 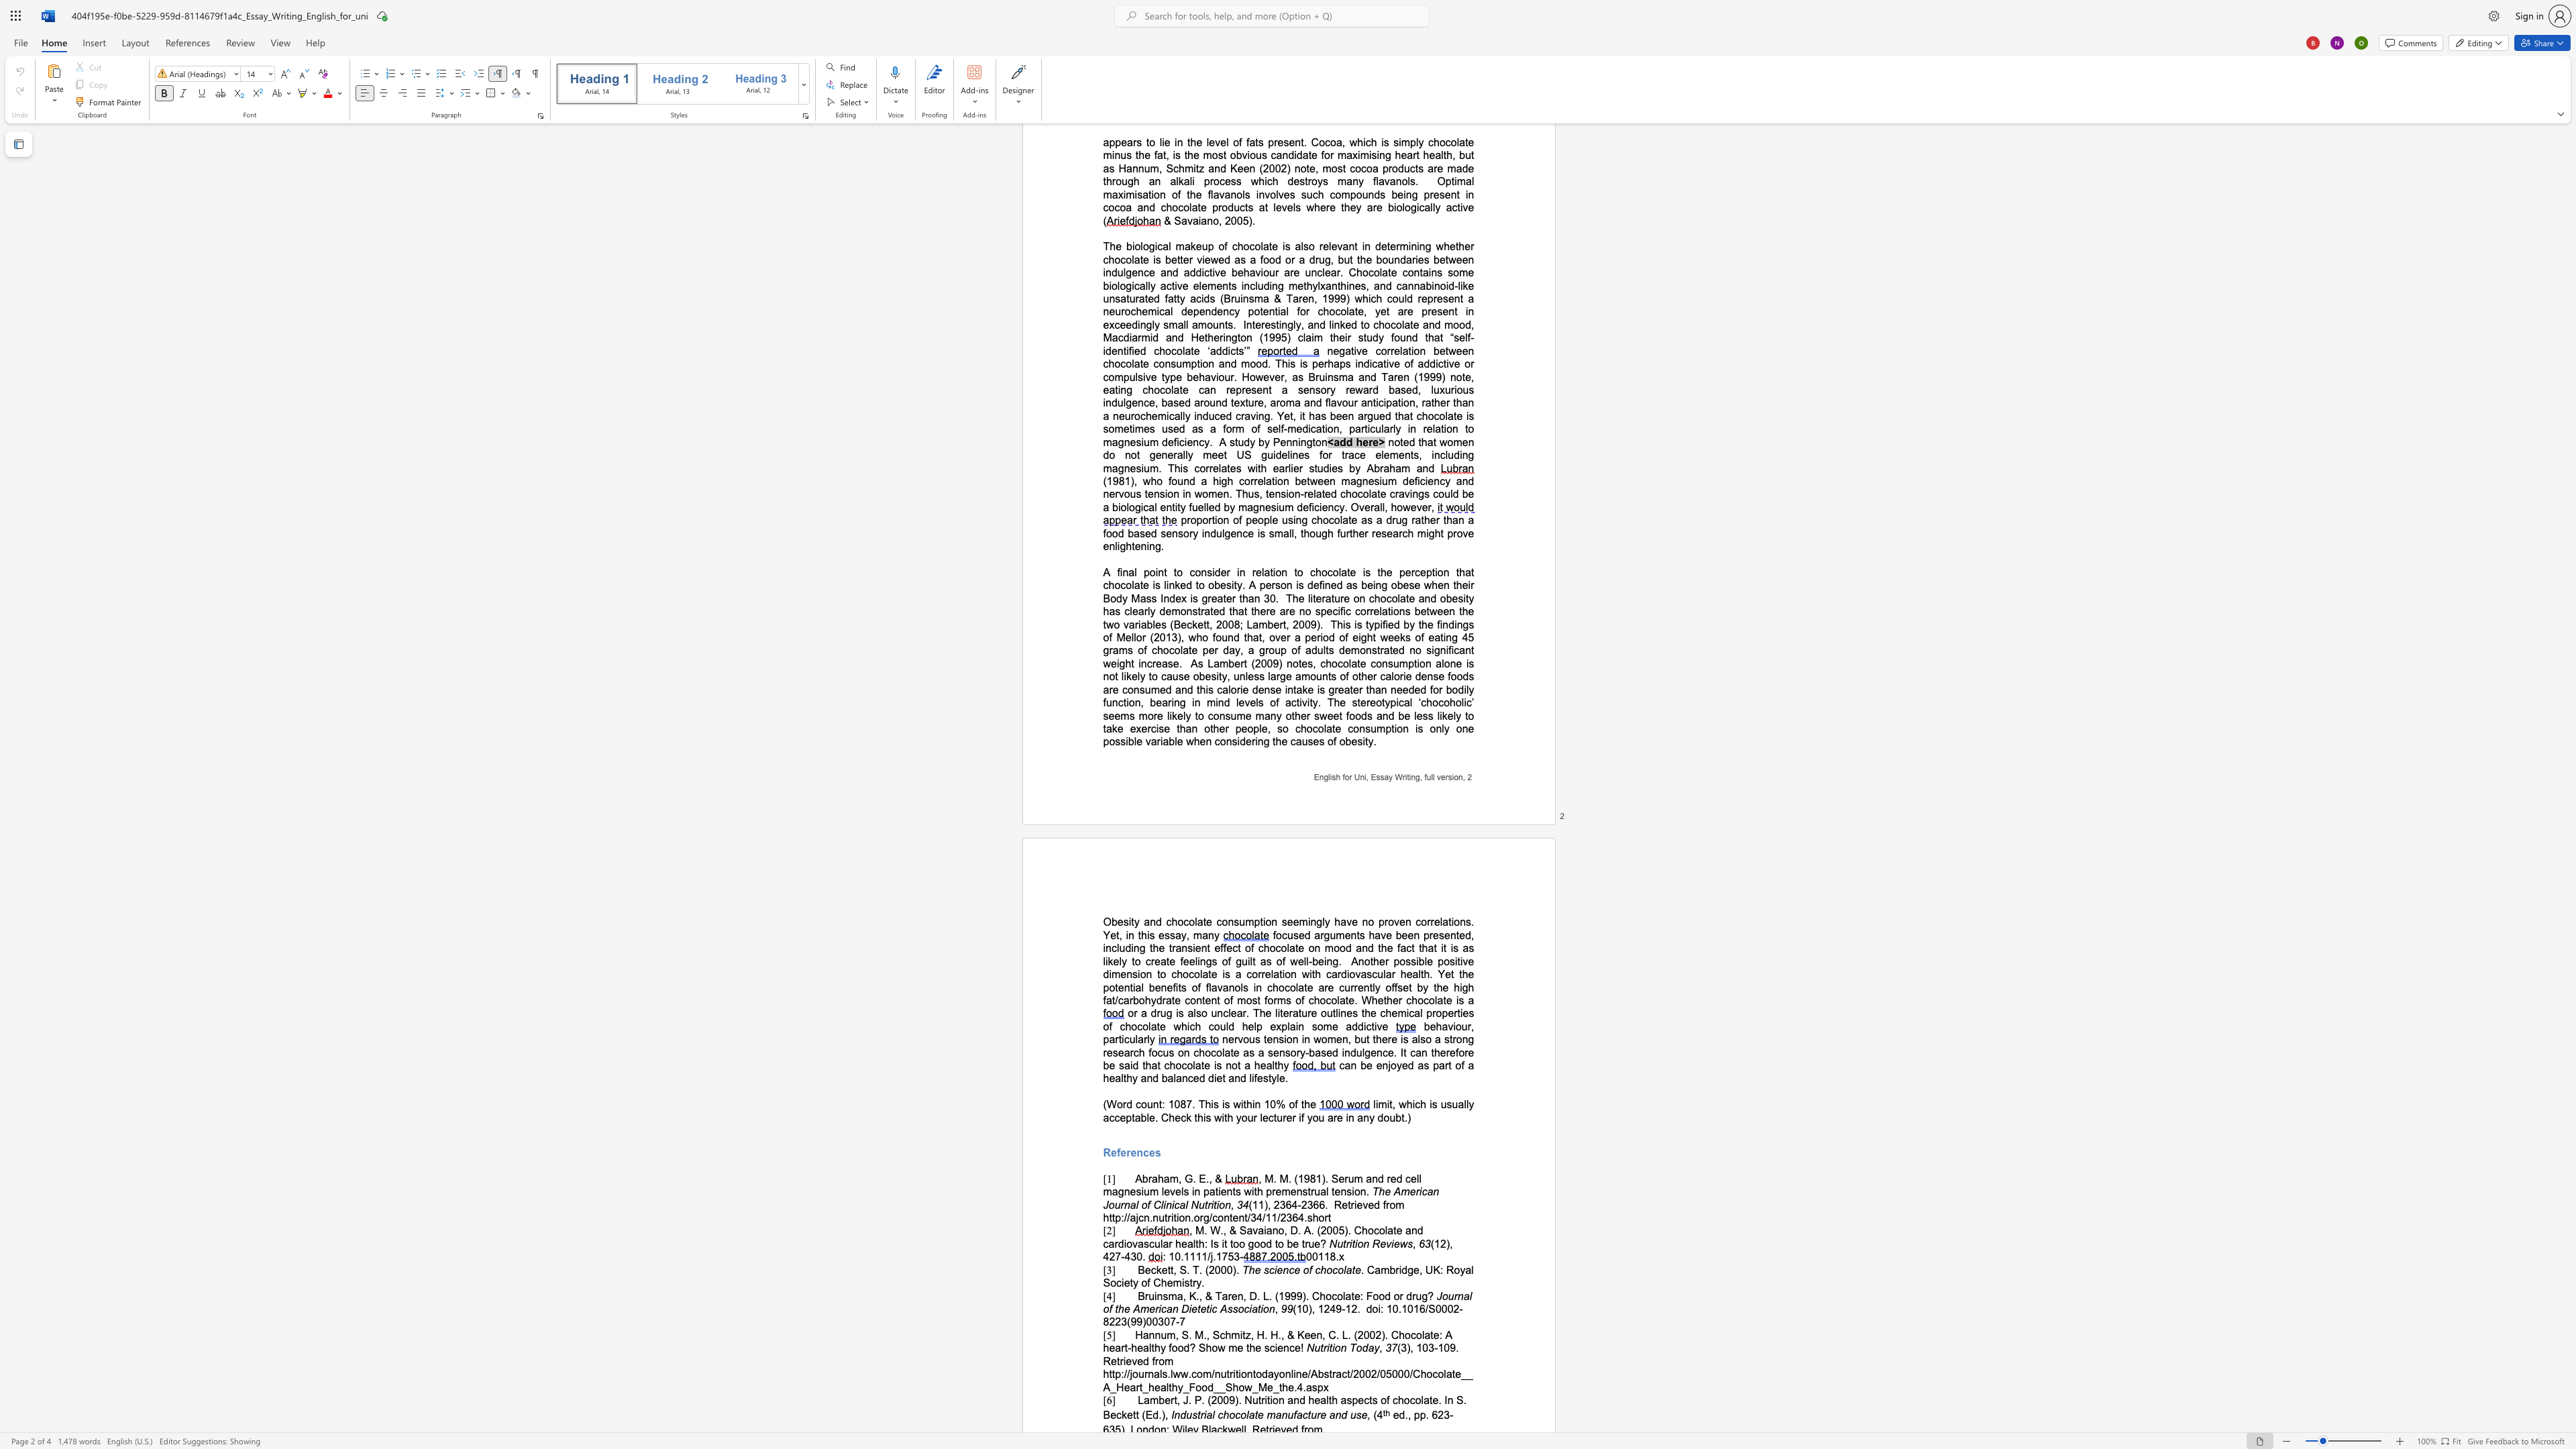 What do you see at coordinates (1336, 1295) in the screenshot?
I see `the subset text "olate: Food or drug?" within the text "Bruinsma, K., & Taren, D. L. (1999). Chocolate: Food or drug?"` at bounding box center [1336, 1295].